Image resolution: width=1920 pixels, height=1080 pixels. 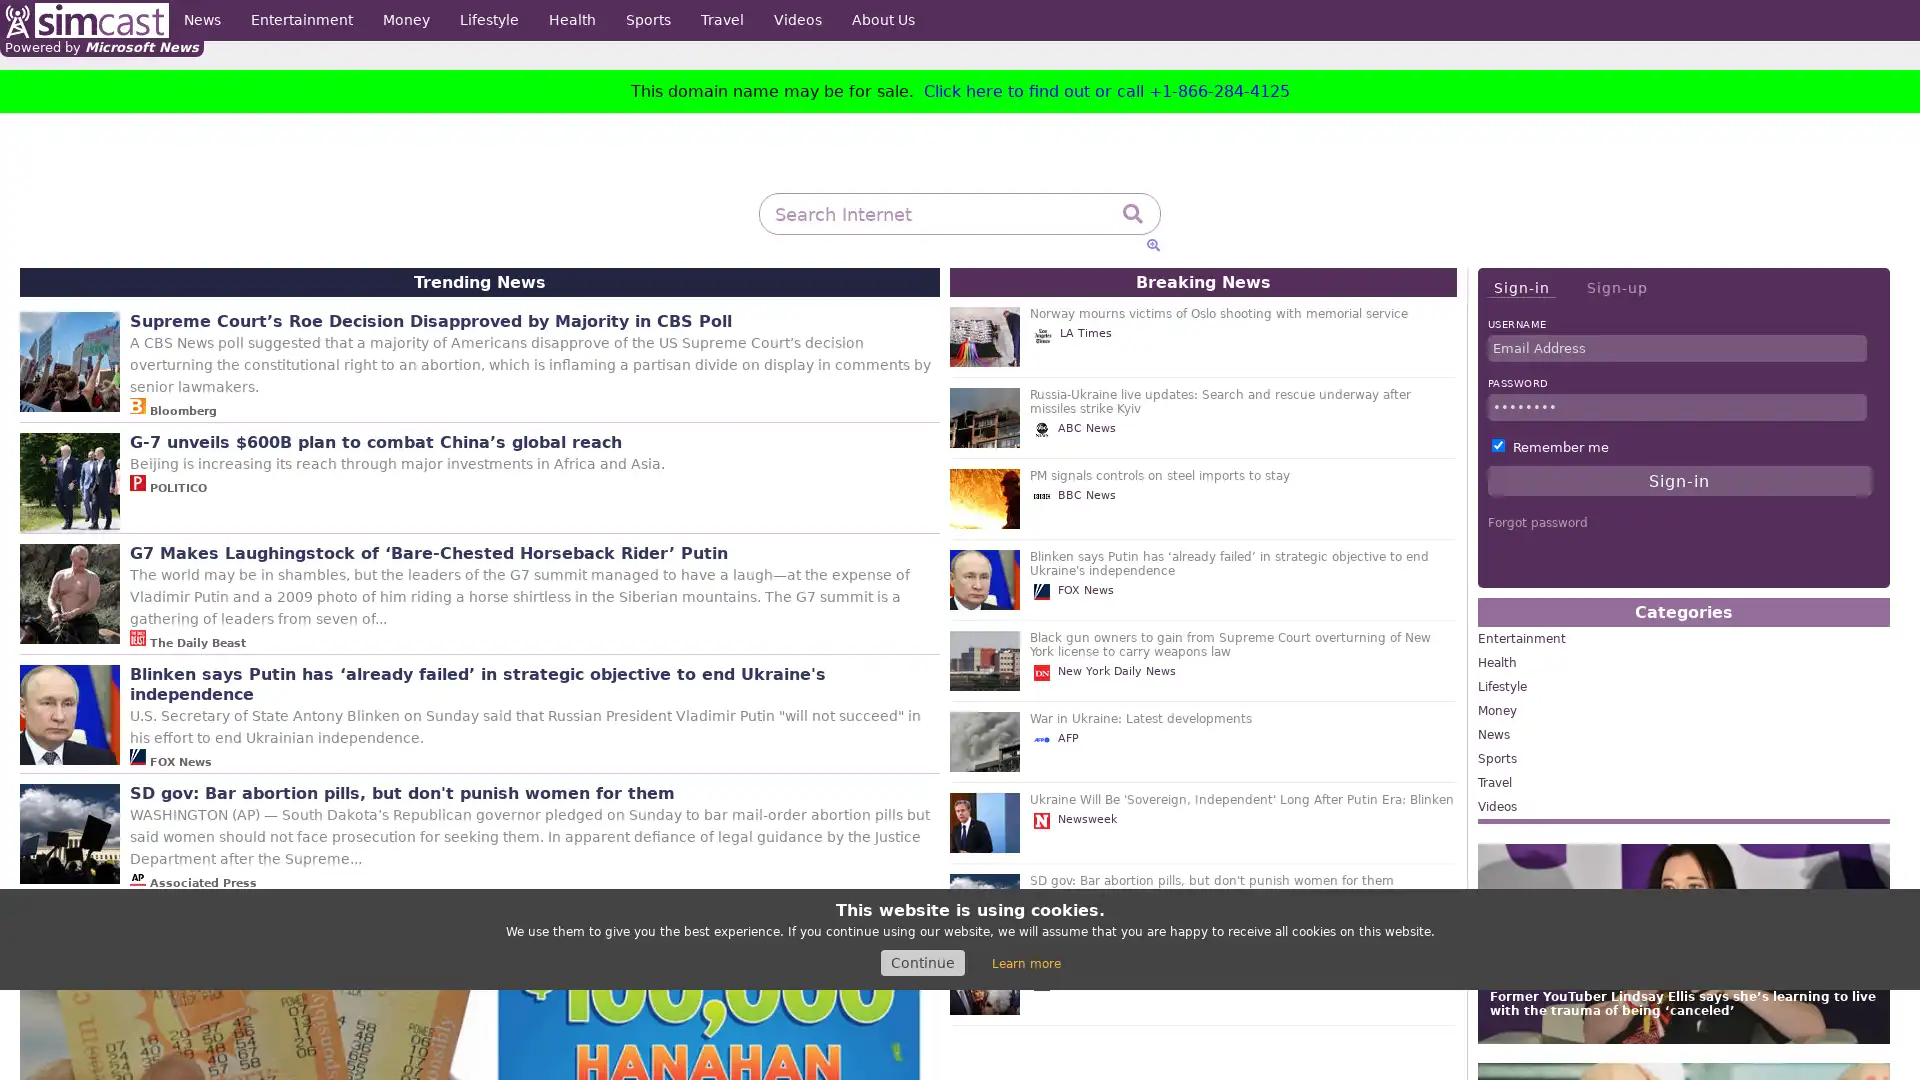 What do you see at coordinates (921, 962) in the screenshot?
I see `Continue` at bounding box center [921, 962].